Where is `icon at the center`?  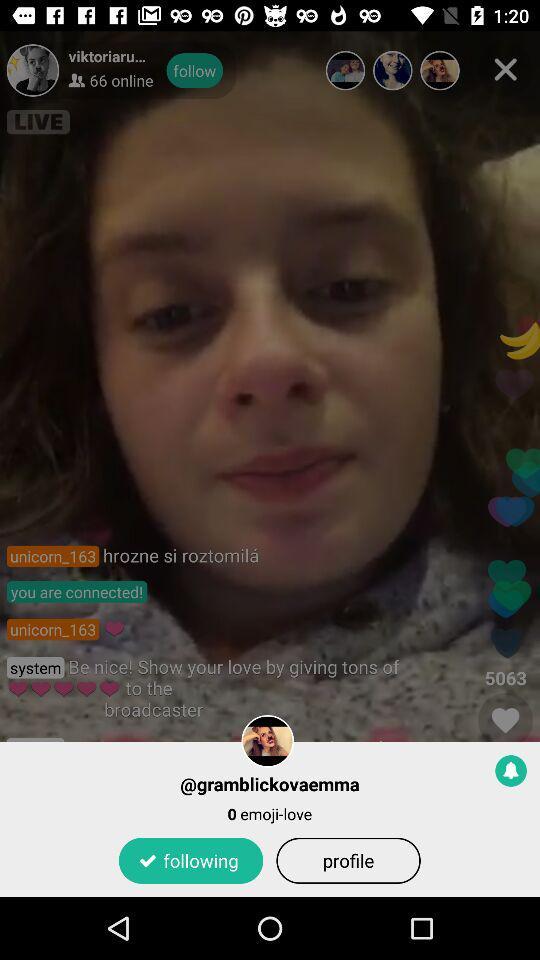 icon at the center is located at coordinates (270, 464).